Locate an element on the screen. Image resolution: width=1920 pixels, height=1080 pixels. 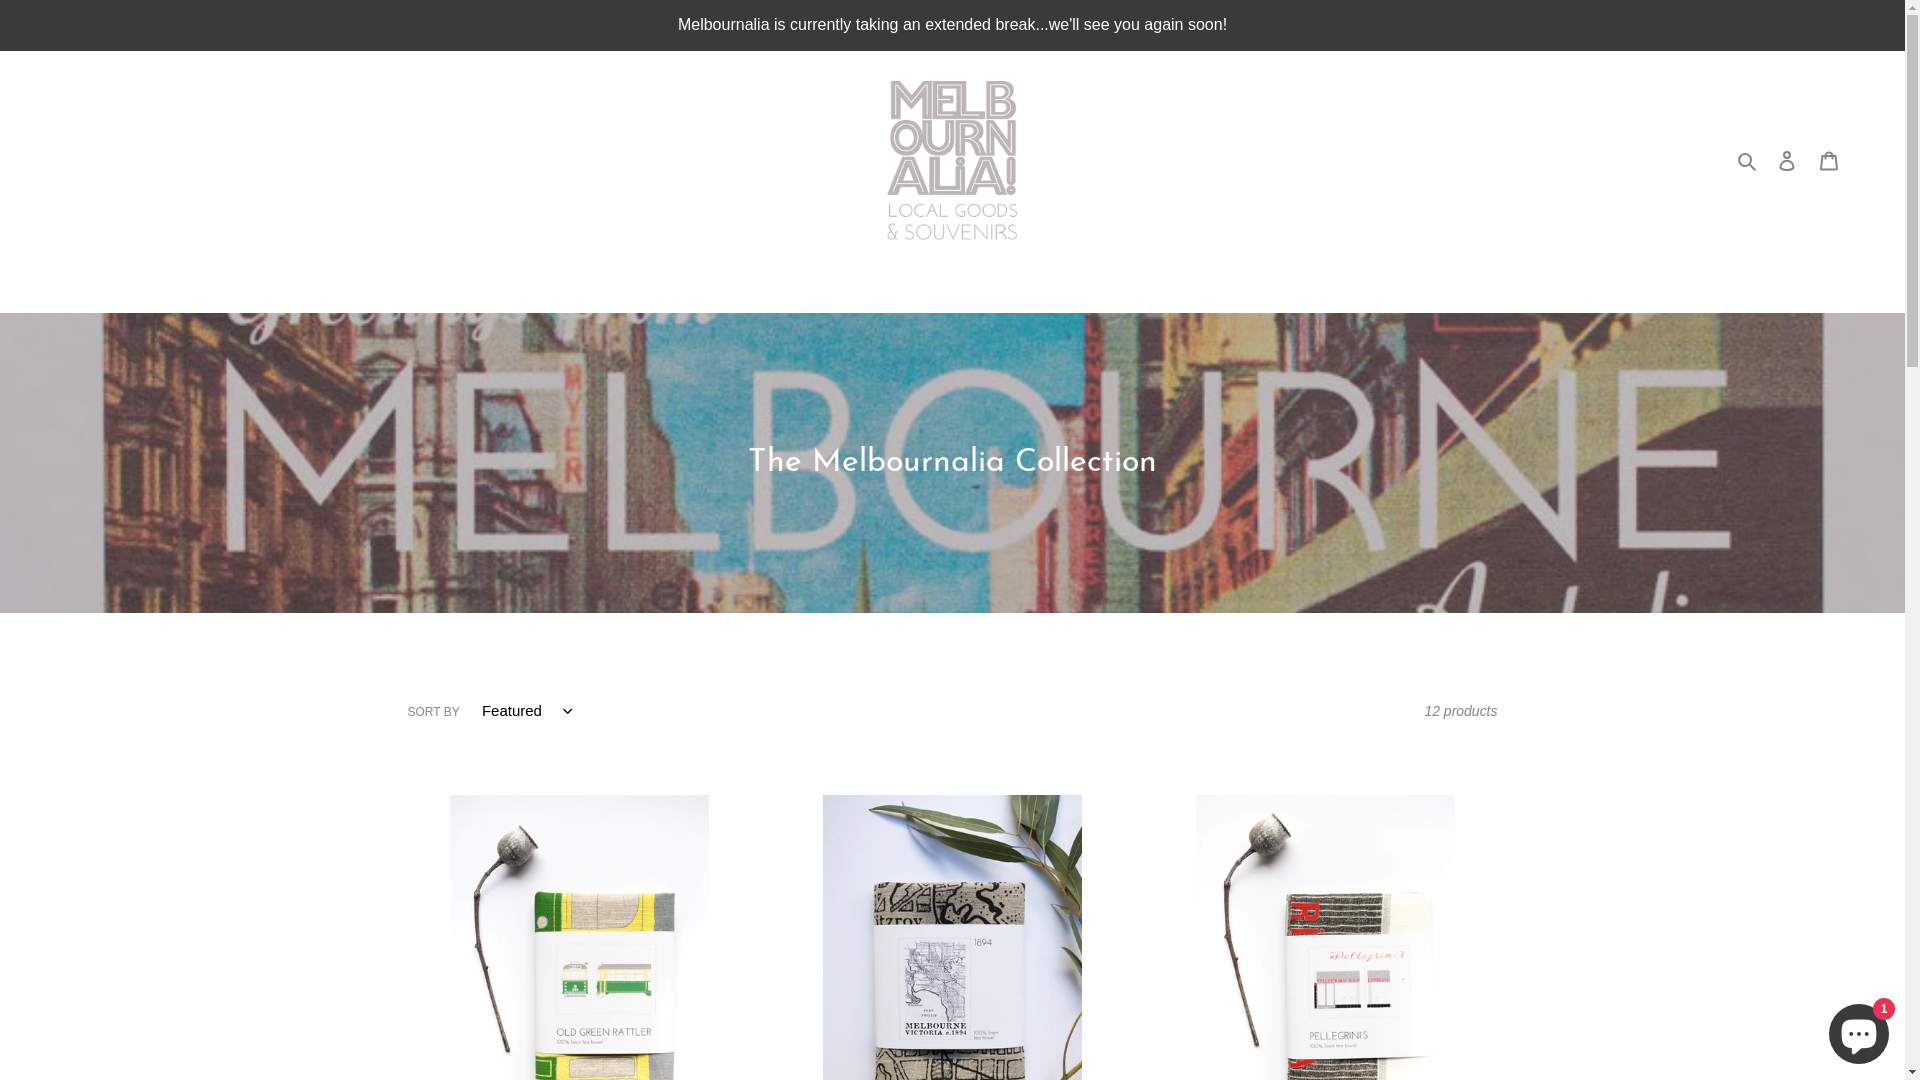
'Search' is located at coordinates (1747, 159).